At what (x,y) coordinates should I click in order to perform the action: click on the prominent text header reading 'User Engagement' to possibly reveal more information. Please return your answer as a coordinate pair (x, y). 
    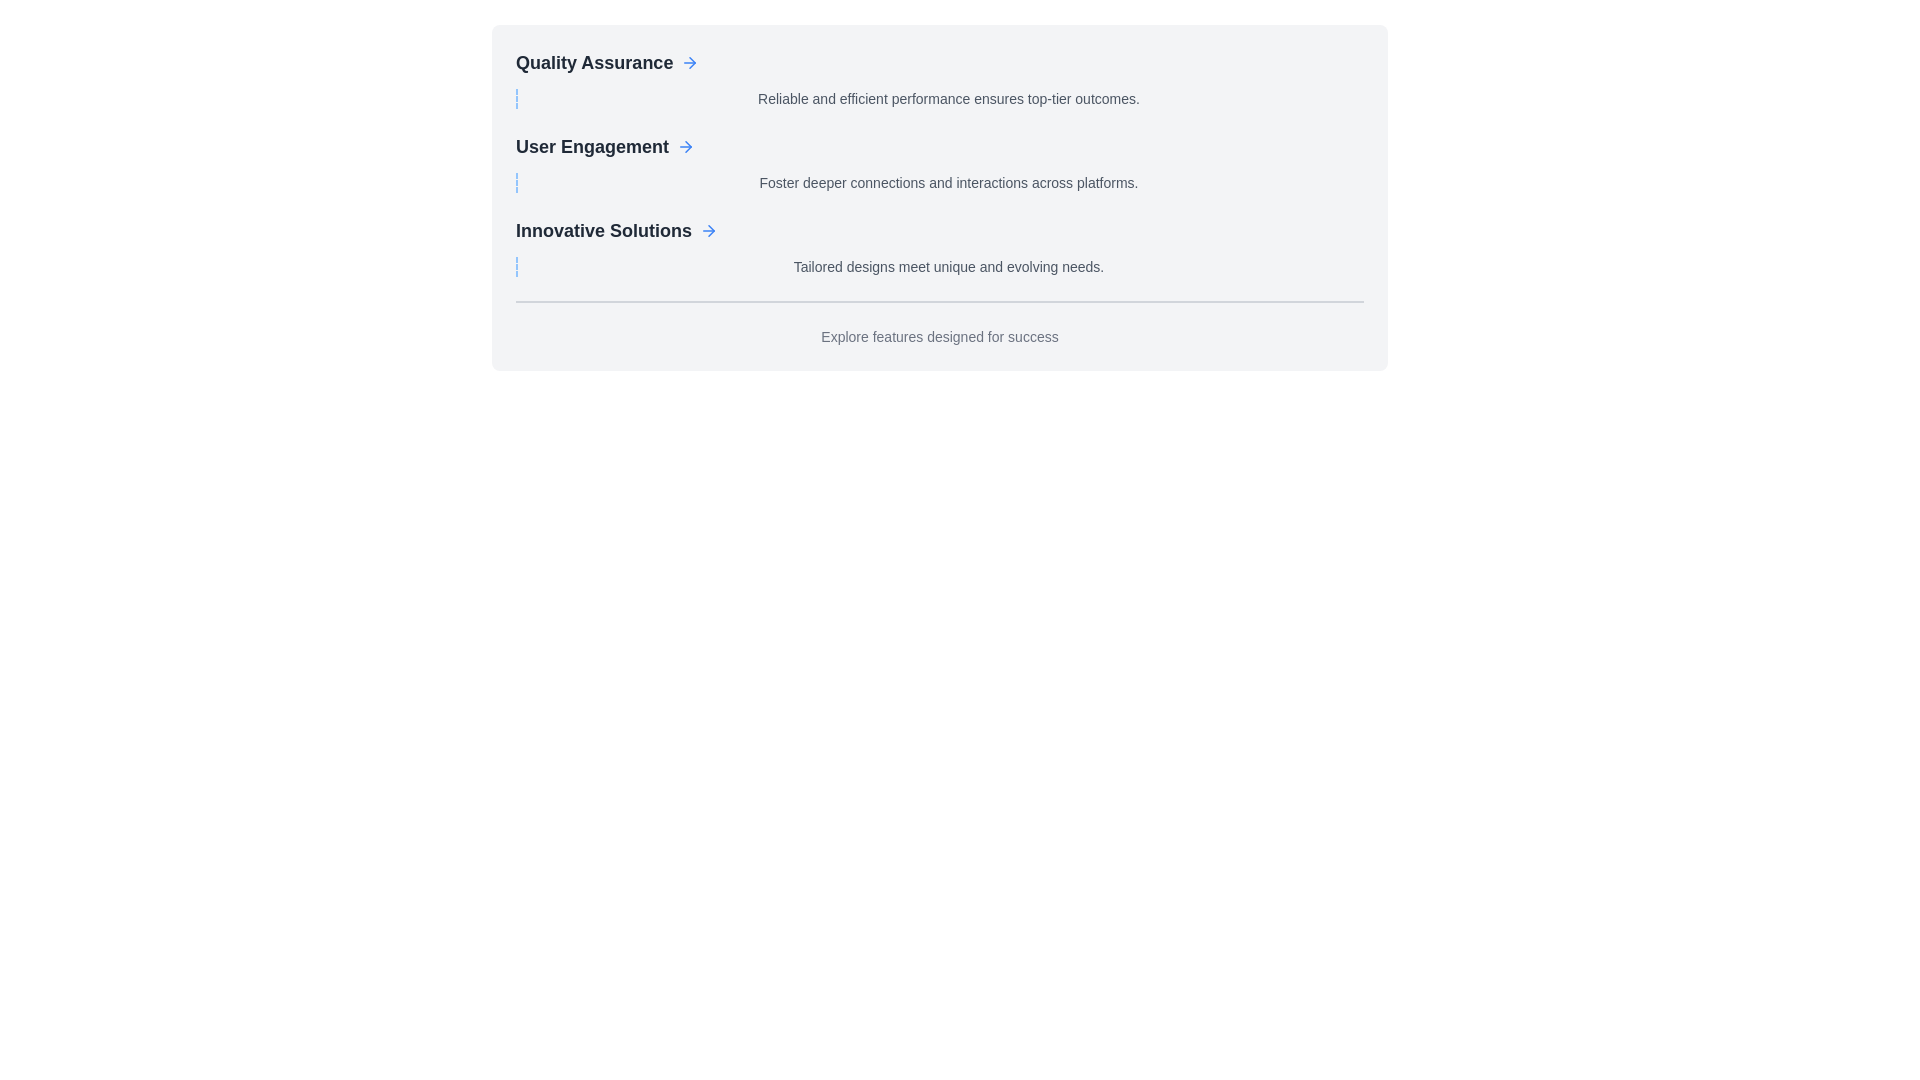
    Looking at the image, I should click on (591, 145).